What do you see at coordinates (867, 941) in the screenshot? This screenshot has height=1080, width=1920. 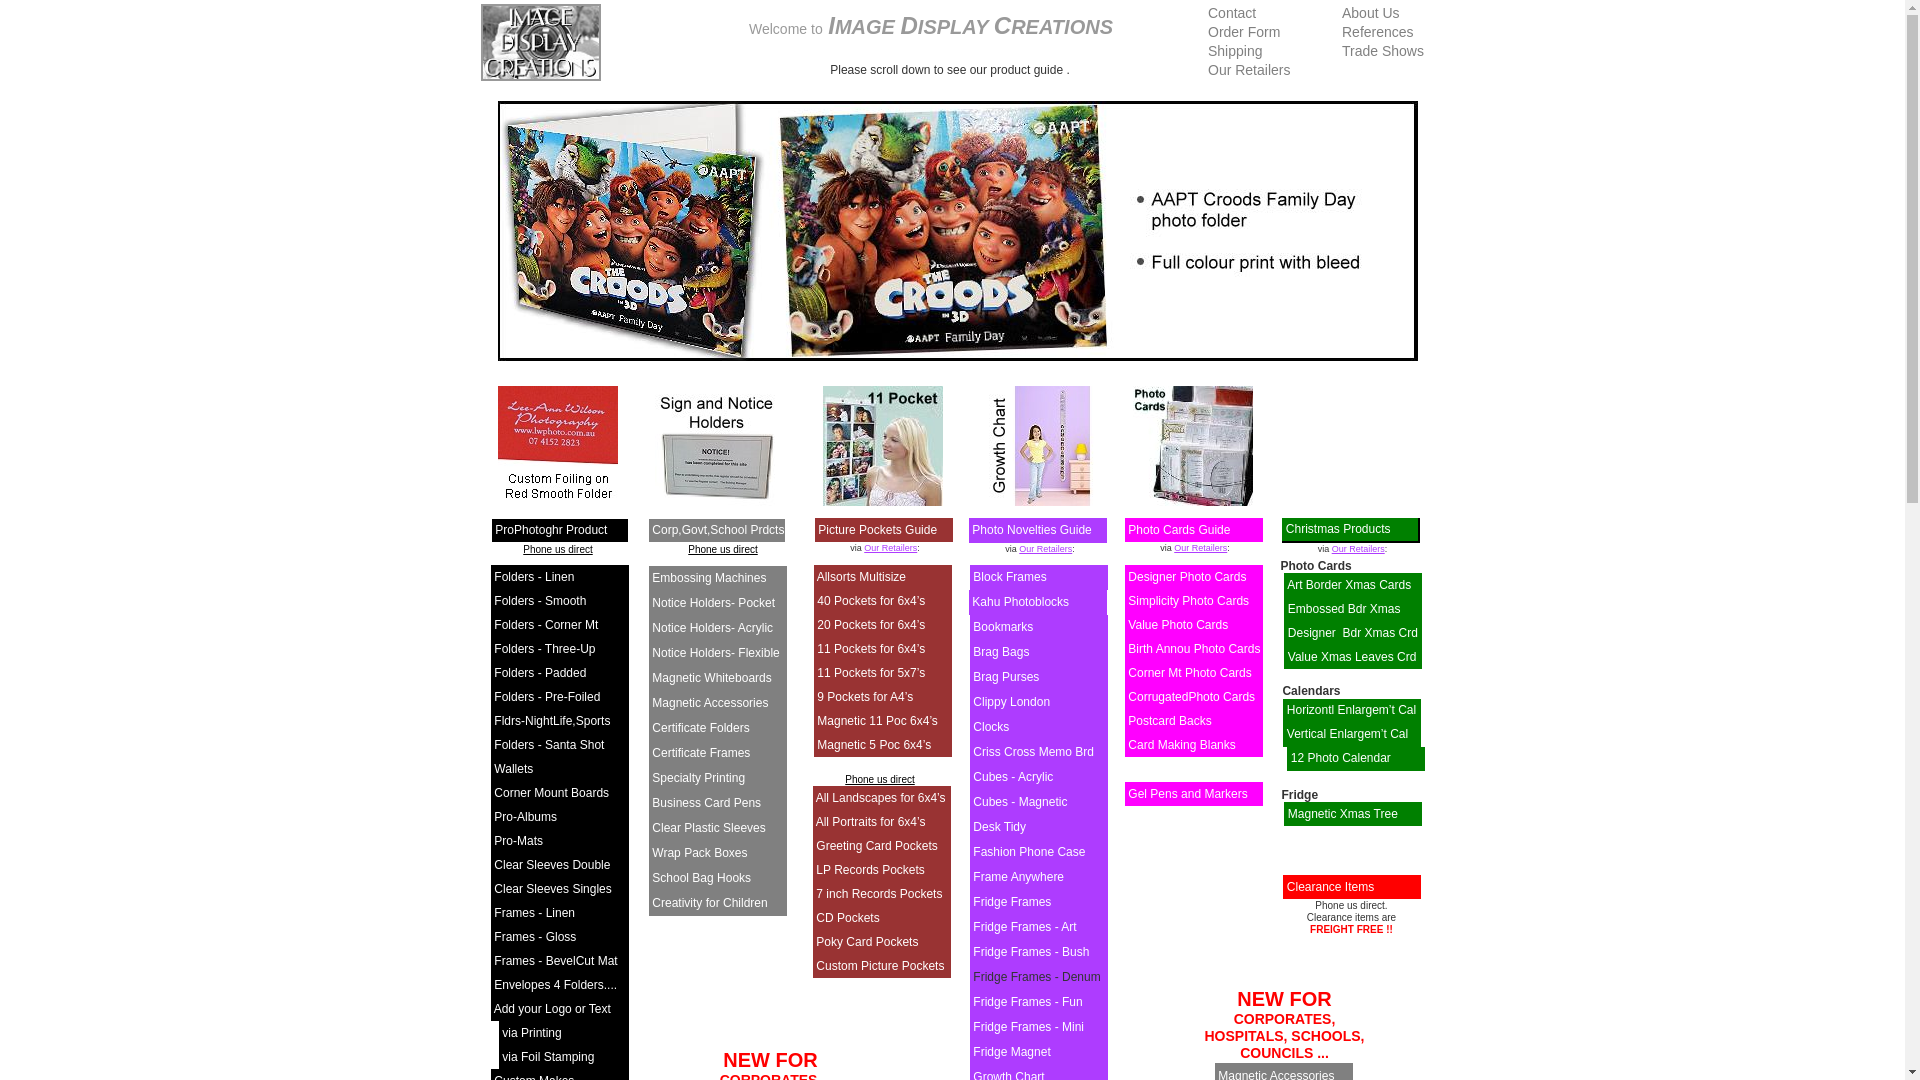 I see `'Poky Card Pockets'` at bounding box center [867, 941].